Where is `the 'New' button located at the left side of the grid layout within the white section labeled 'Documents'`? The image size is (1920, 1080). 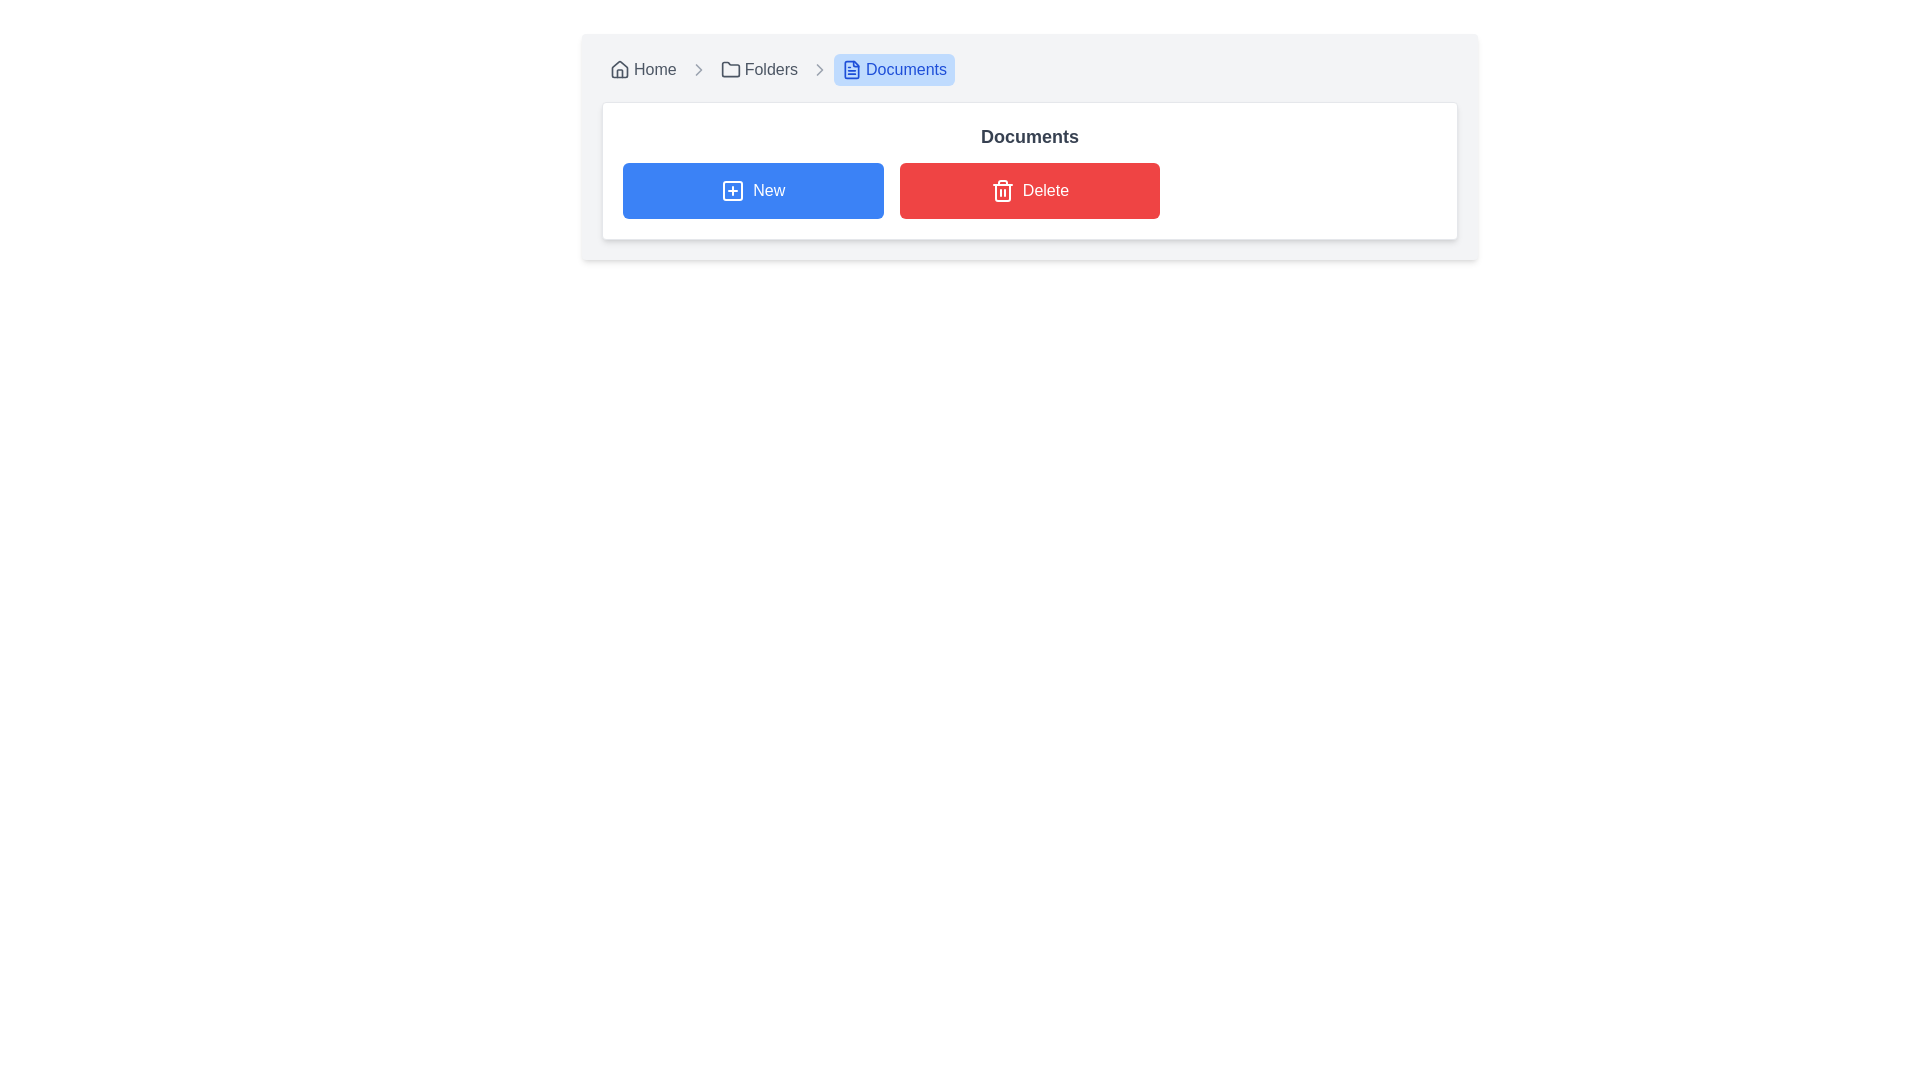 the 'New' button located at the left side of the grid layout within the white section labeled 'Documents' is located at coordinates (752, 191).